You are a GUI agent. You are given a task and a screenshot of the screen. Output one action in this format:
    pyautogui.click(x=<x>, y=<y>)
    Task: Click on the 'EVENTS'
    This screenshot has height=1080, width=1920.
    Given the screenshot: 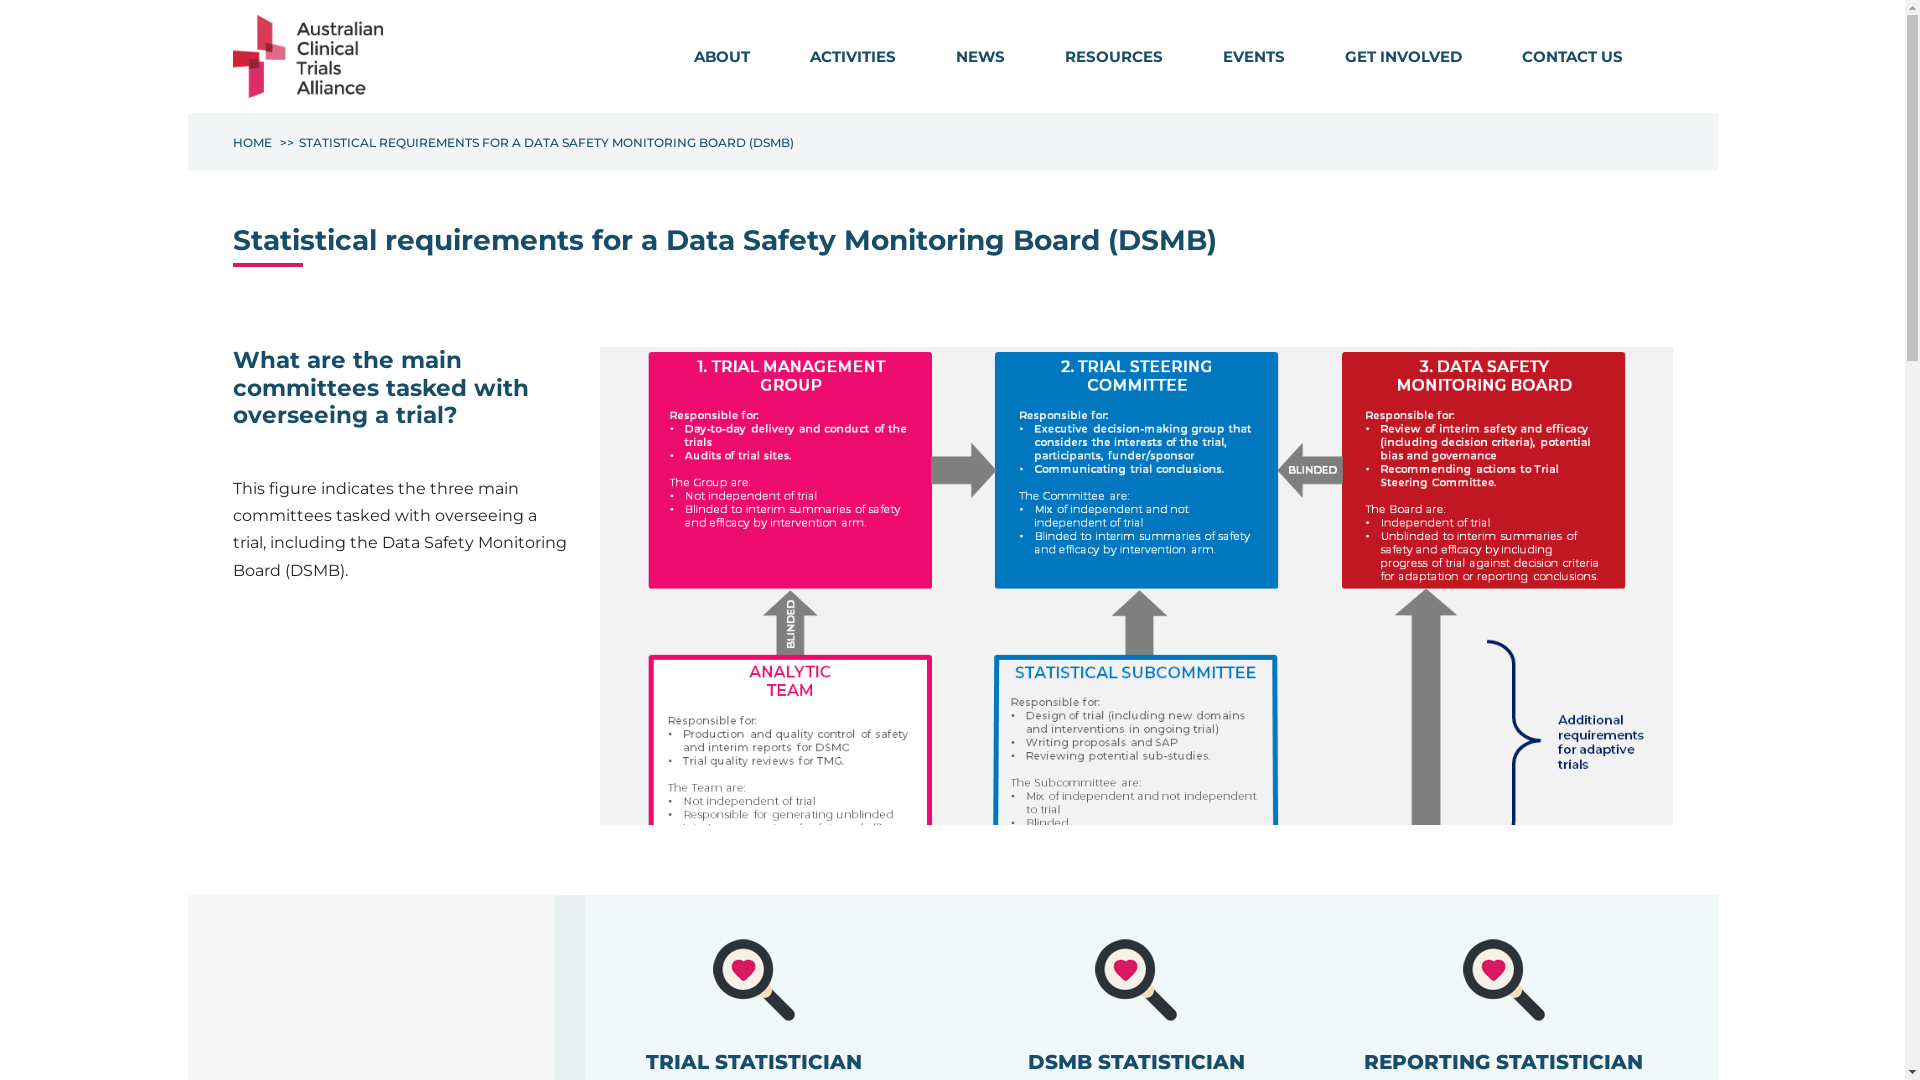 What is the action you would take?
    pyautogui.click(x=1251, y=56)
    